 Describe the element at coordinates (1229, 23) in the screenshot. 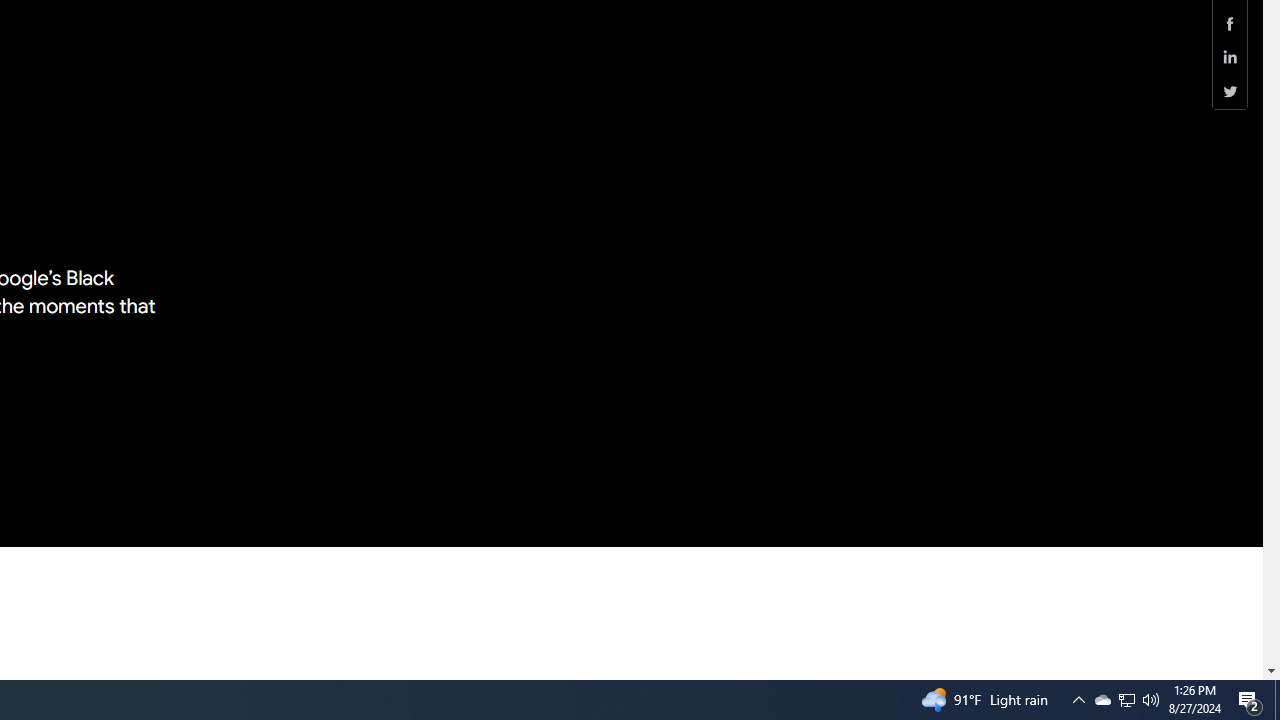

I see `'Share this page (Facebook)'` at that location.